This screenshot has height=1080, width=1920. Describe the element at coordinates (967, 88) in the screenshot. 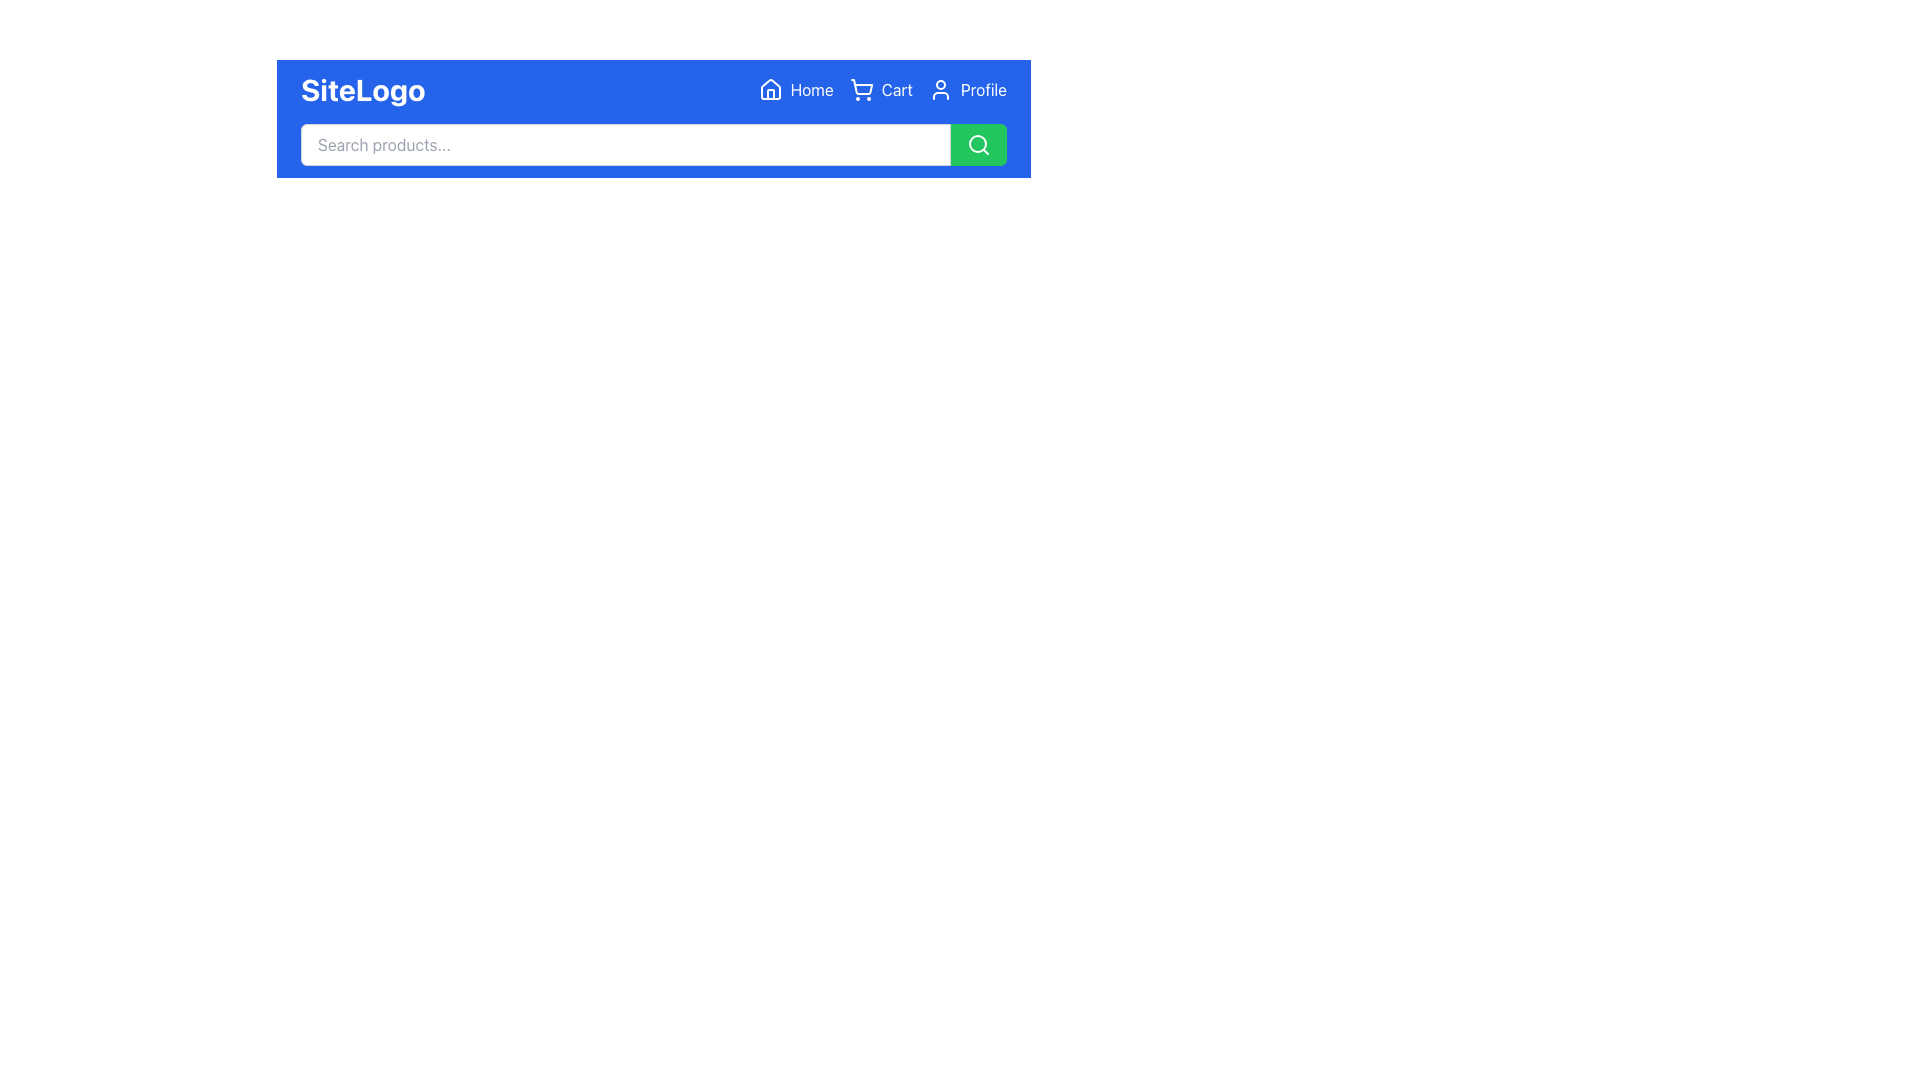

I see `the 'Profile' navigation link, which displays a user icon and is the third item in the header navigation bar on a blue background` at that location.